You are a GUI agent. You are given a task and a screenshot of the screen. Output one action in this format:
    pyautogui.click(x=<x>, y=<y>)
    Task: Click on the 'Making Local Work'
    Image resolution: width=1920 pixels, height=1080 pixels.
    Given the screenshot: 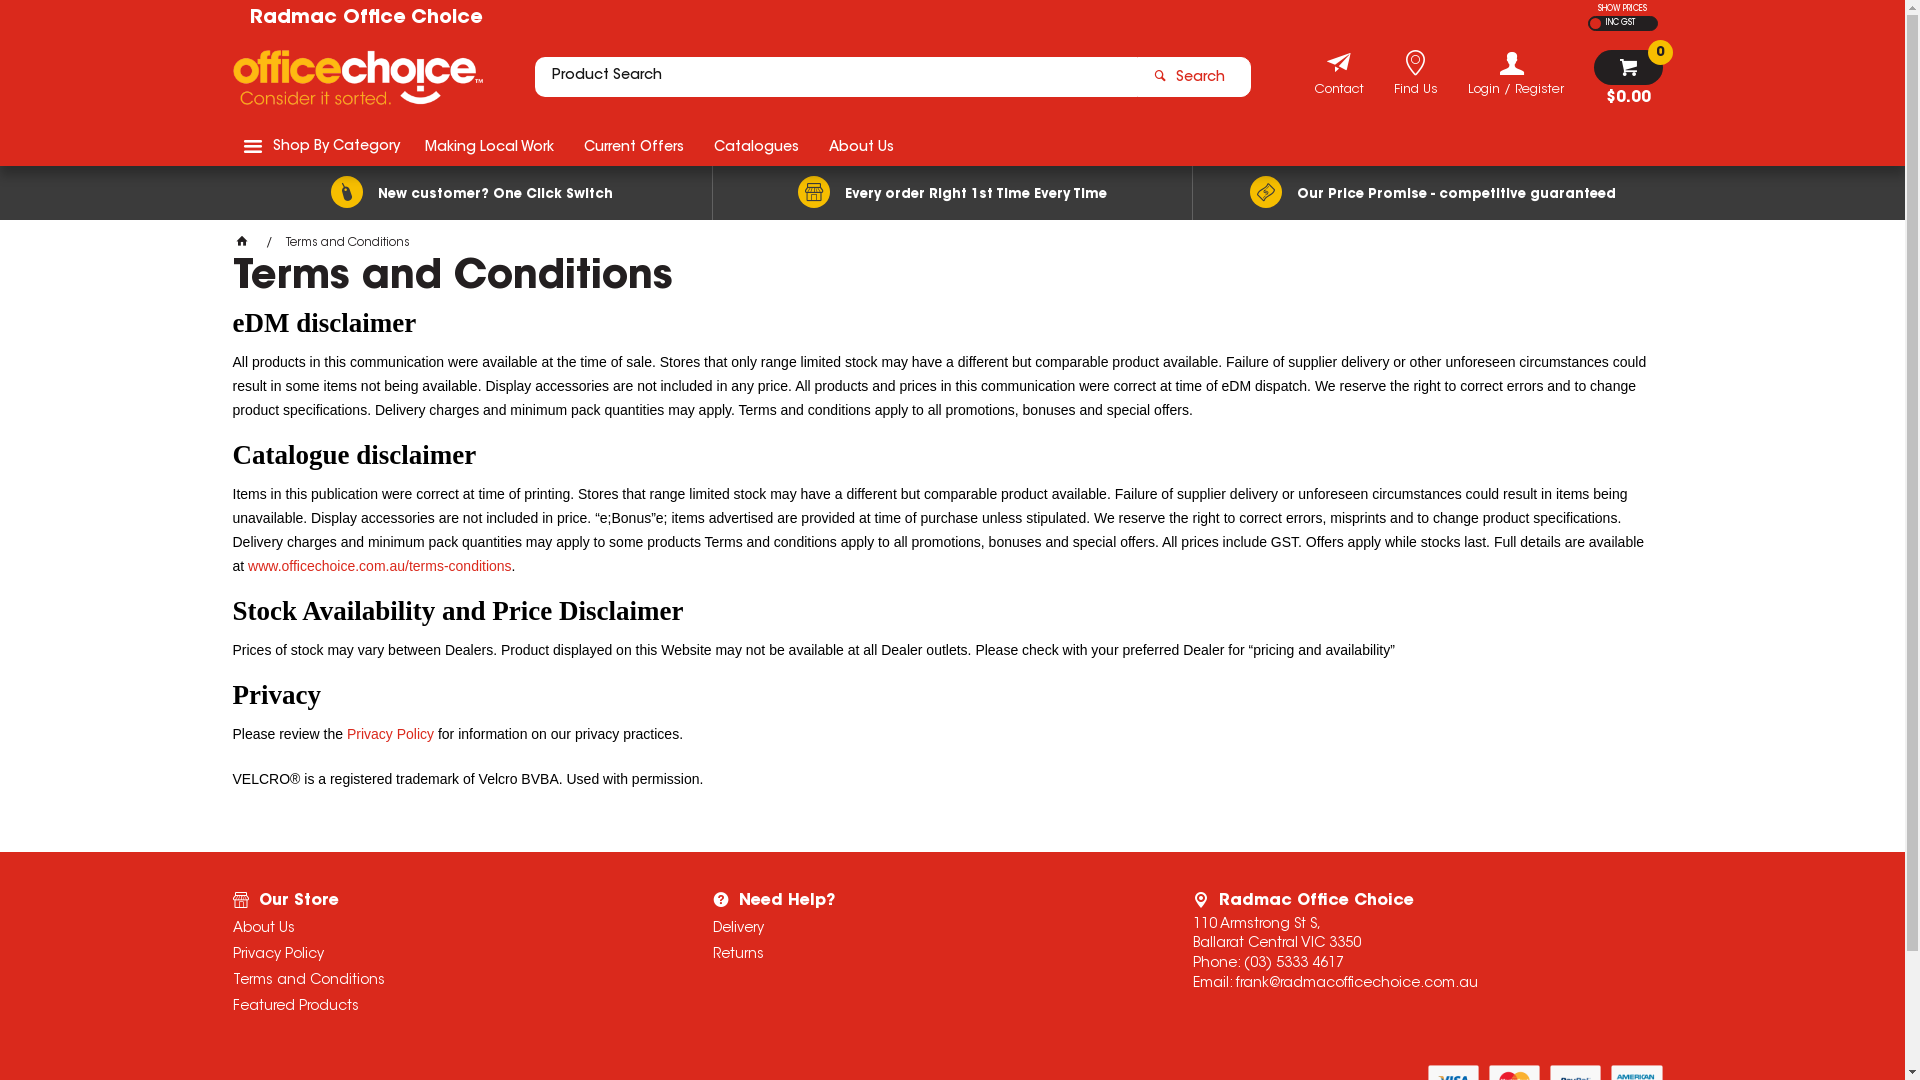 What is the action you would take?
    pyautogui.click(x=489, y=145)
    